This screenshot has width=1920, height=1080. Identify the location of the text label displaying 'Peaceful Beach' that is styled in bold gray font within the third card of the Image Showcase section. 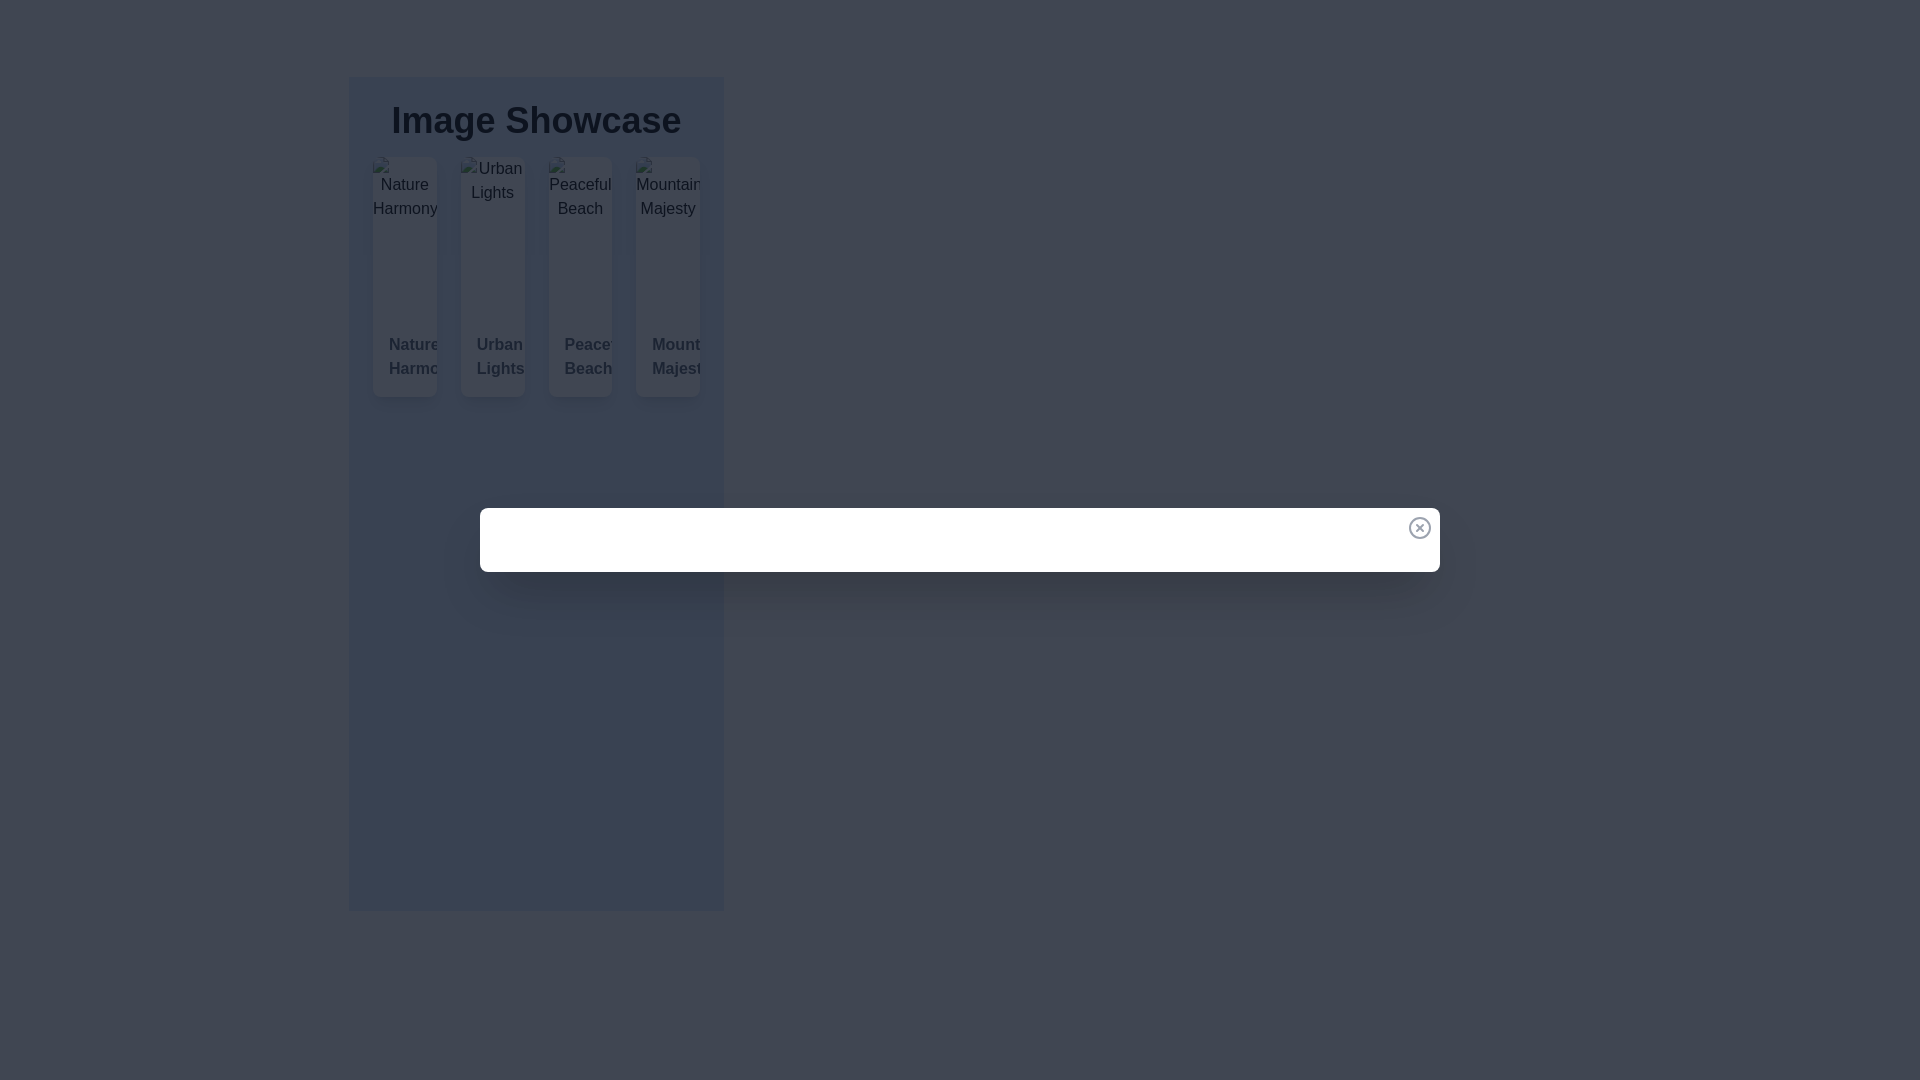
(579, 356).